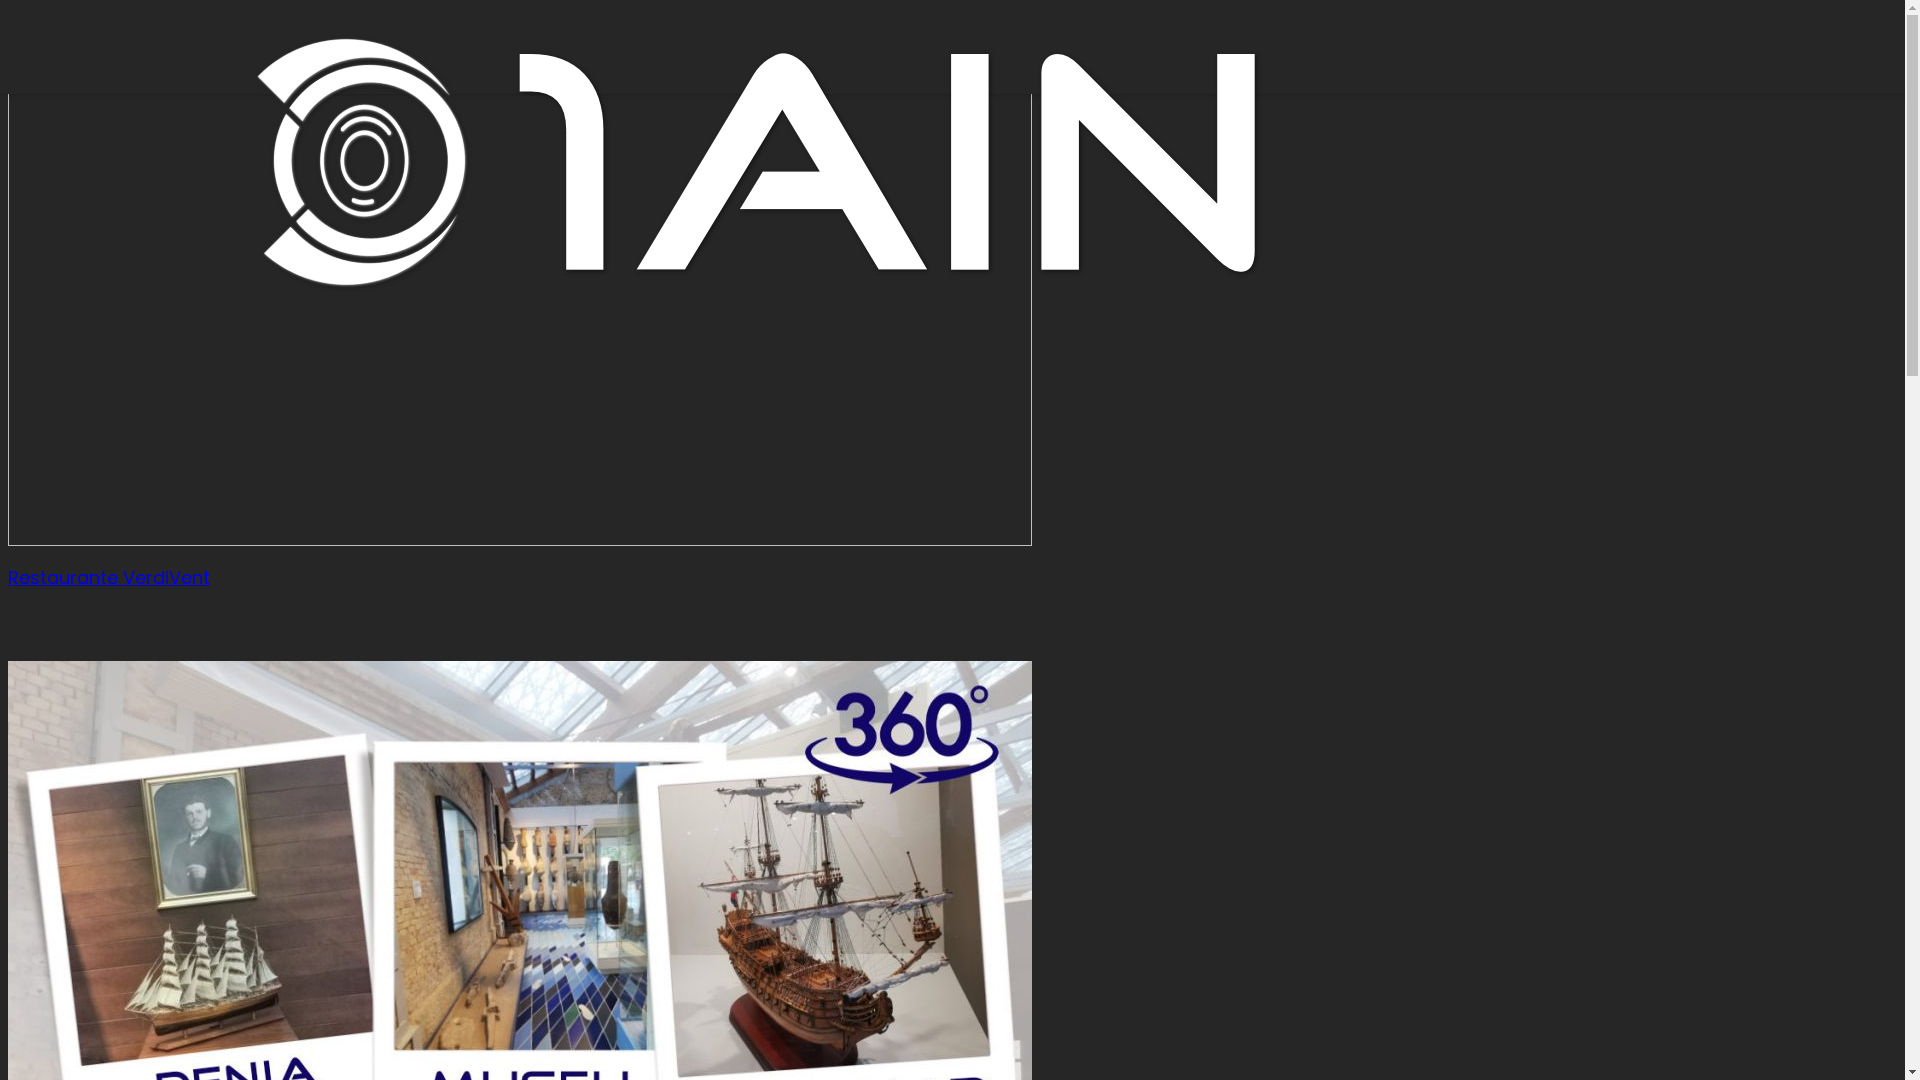 The image size is (1920, 1080). What do you see at coordinates (108, 577) in the screenshot?
I see `'Restaurante VerdiVent'` at bounding box center [108, 577].